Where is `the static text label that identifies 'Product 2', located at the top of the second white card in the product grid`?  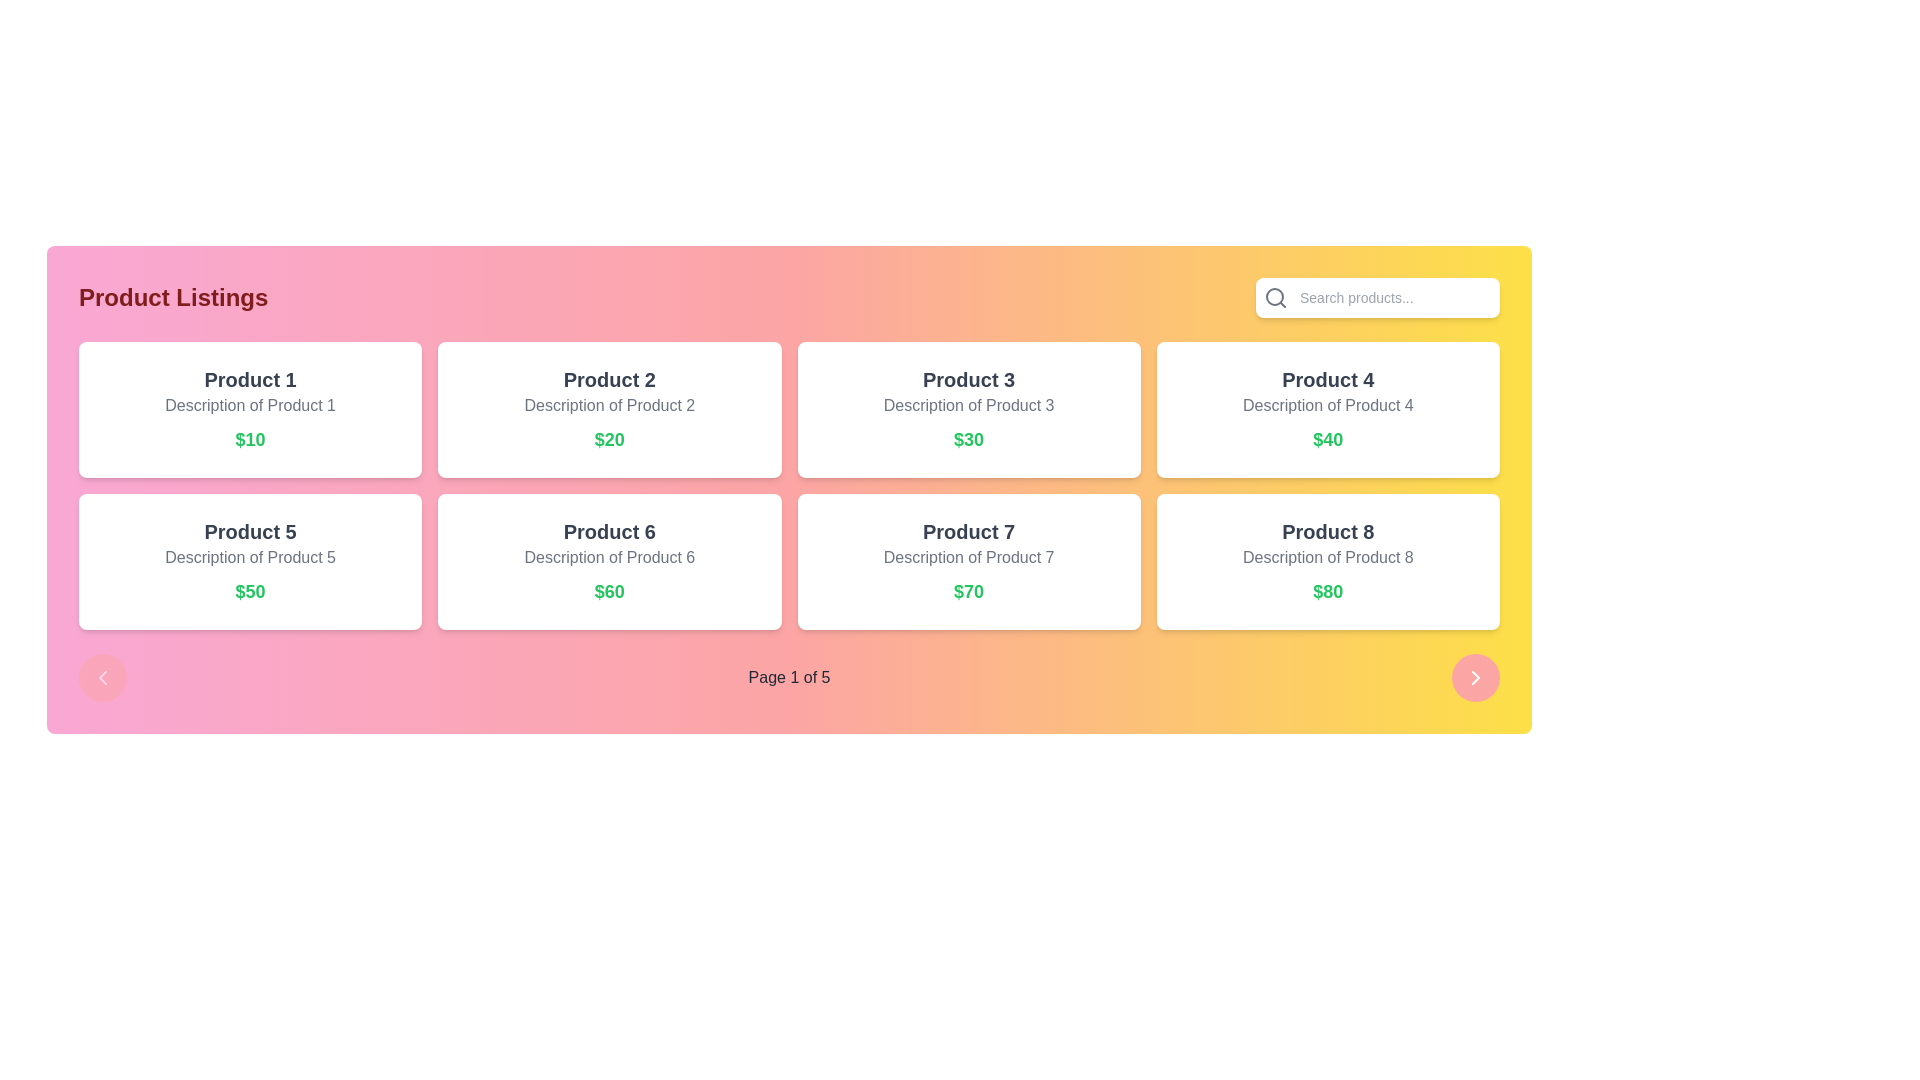
the static text label that identifies 'Product 2', located at the top of the second white card in the product grid is located at coordinates (608, 380).